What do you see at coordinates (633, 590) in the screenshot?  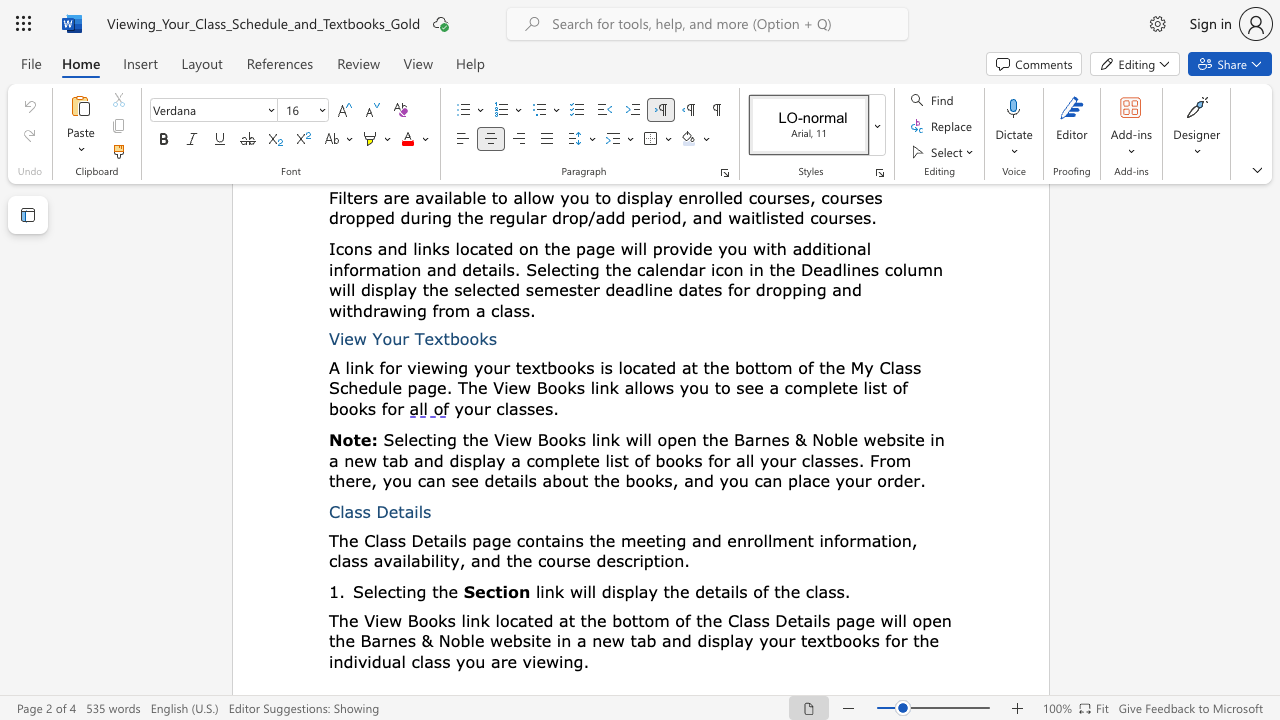 I see `the subset text "lay the details of" within the text "link will display the details of the class."` at bounding box center [633, 590].